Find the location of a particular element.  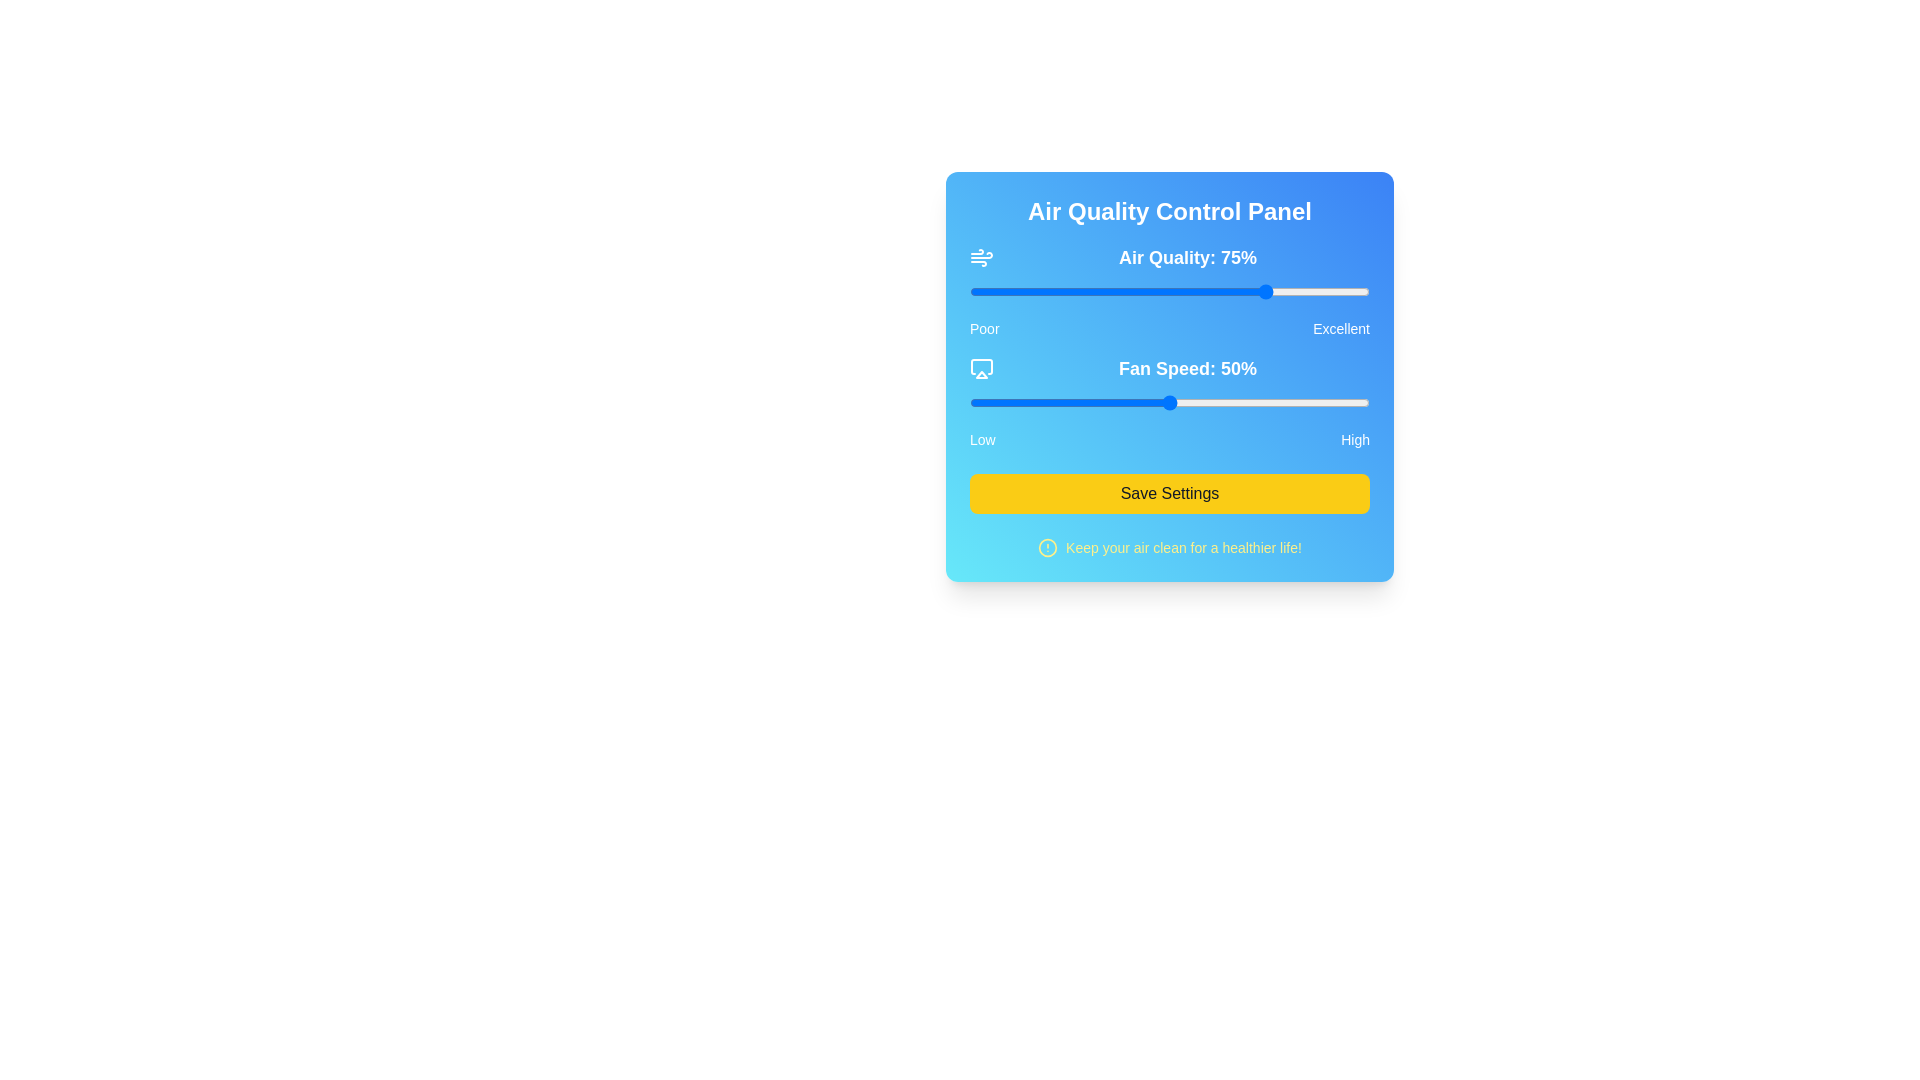

the fan speed is located at coordinates (1069, 402).